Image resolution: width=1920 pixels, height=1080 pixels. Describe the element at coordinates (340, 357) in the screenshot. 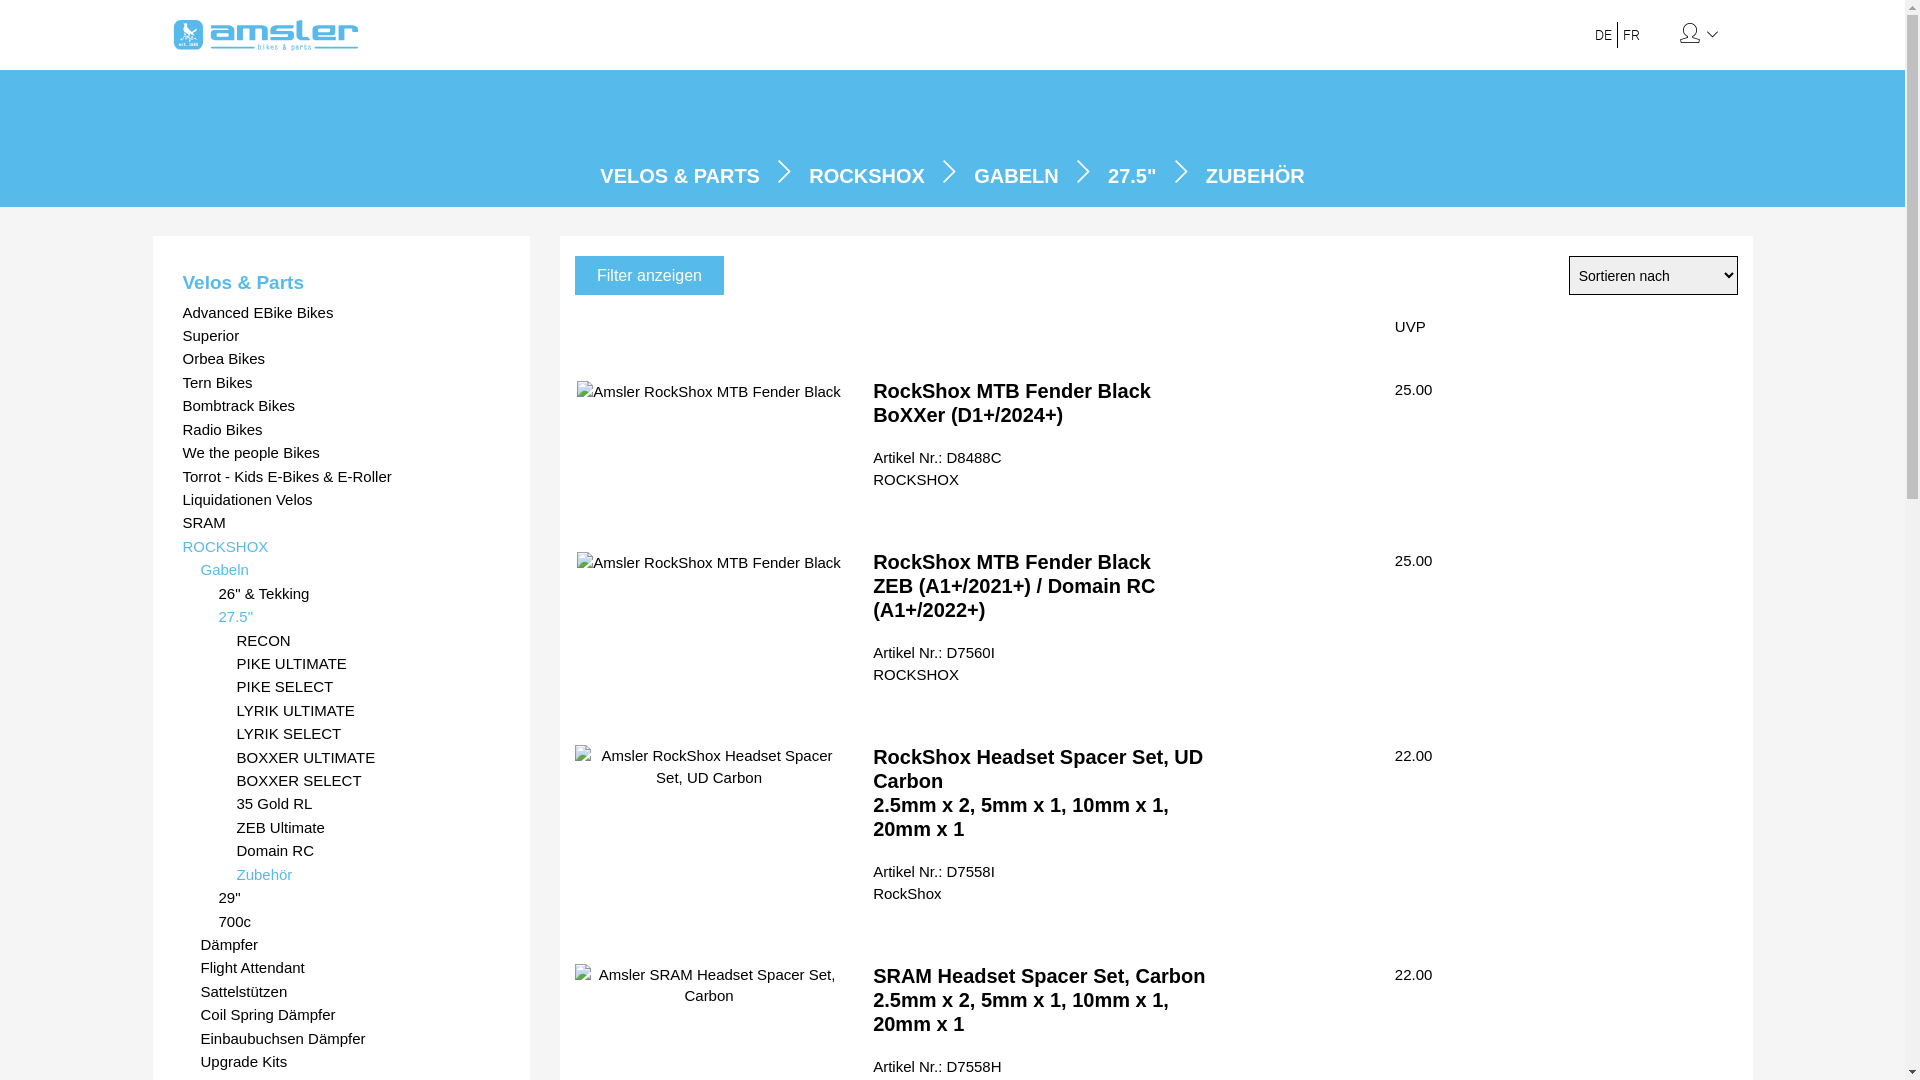

I see `'Orbea Bikes'` at that location.